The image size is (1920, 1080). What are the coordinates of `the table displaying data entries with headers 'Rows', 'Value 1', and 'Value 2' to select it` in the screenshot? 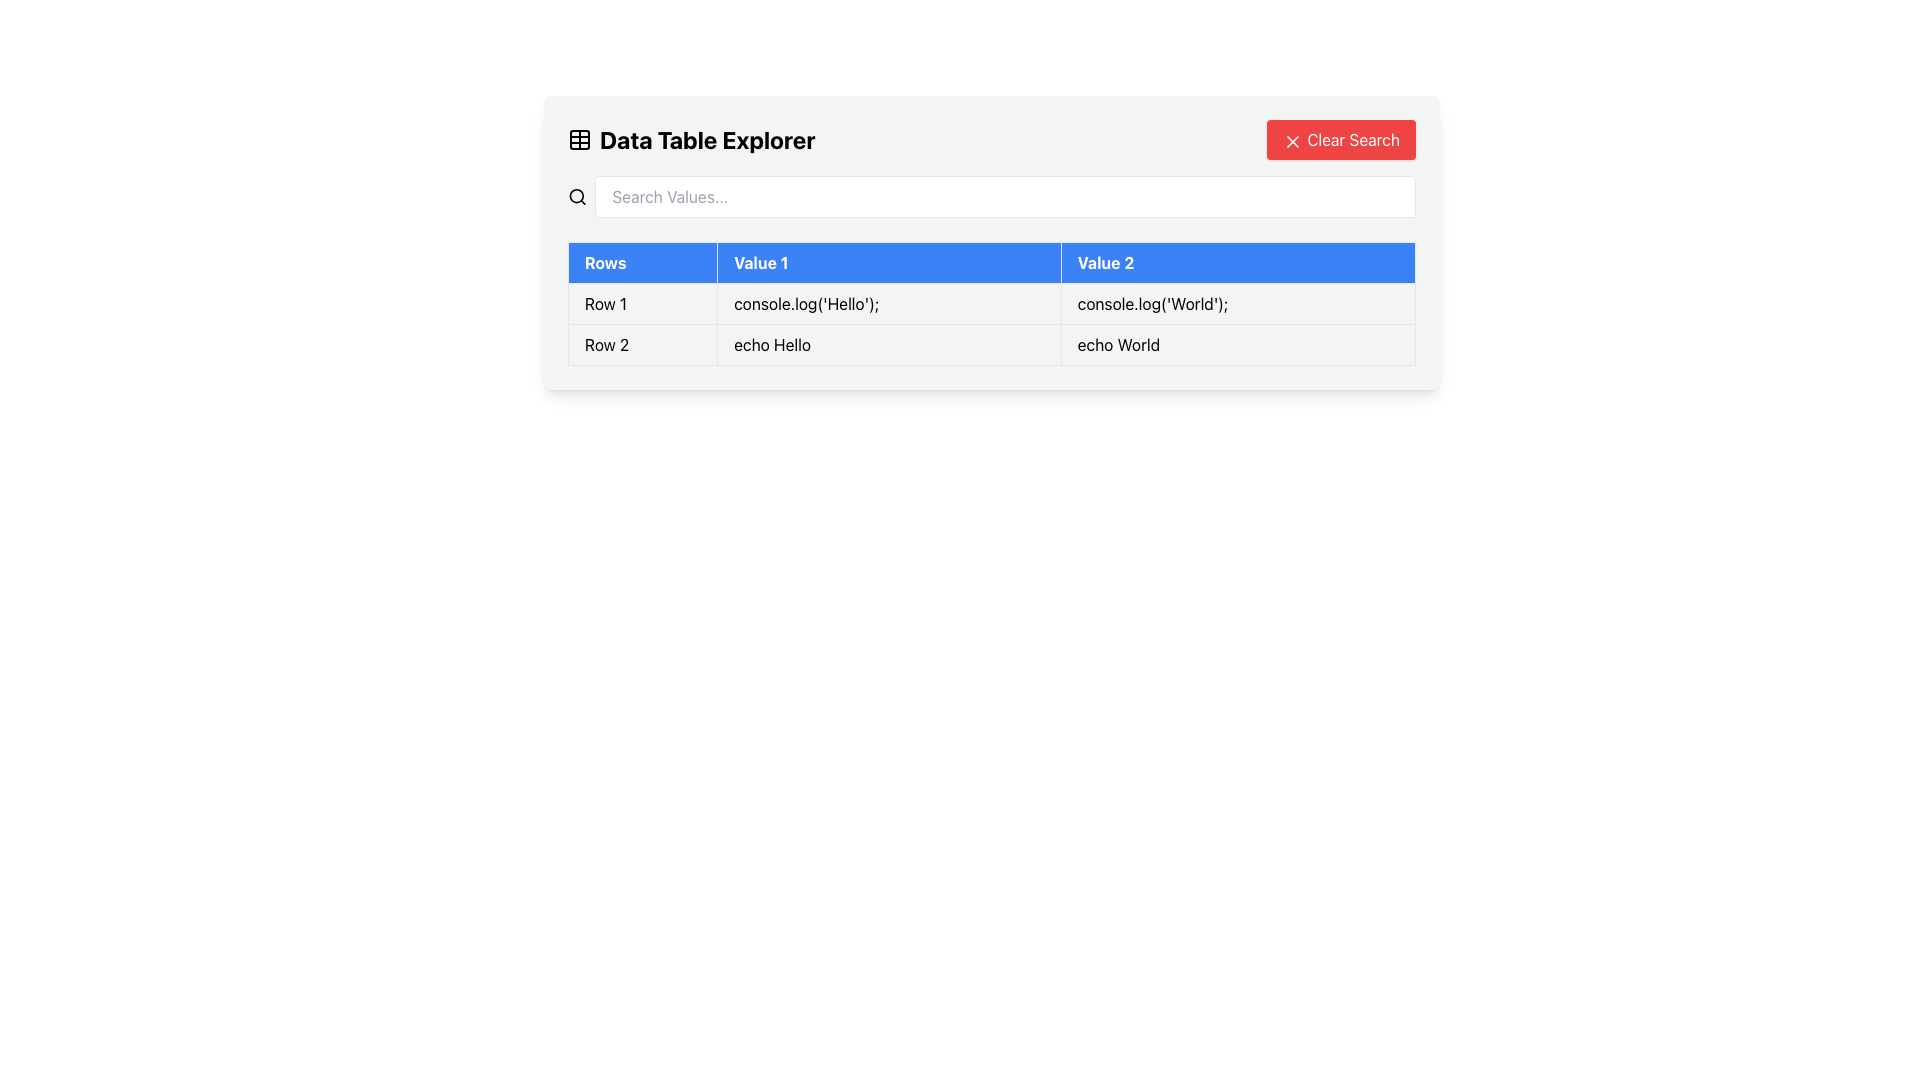 It's located at (992, 304).